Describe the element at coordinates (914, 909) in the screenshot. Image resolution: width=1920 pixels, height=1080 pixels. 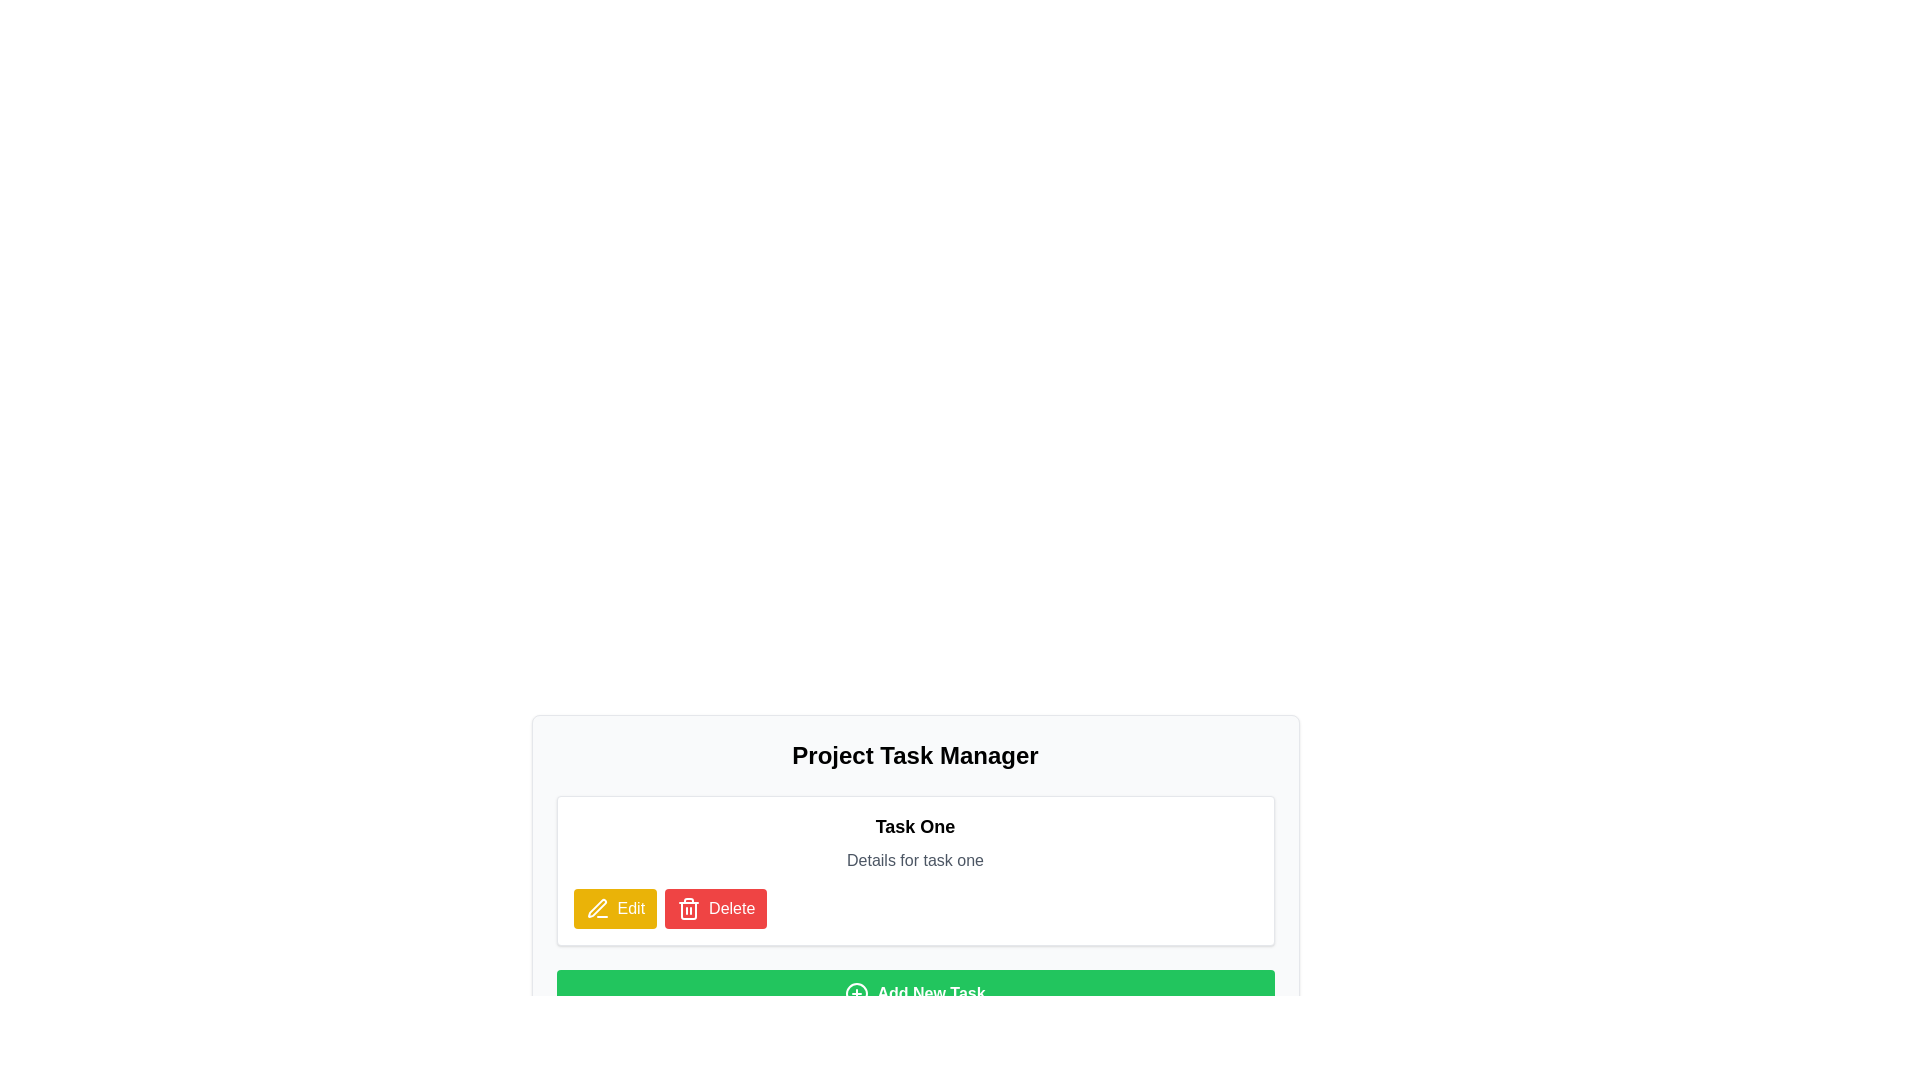
I see `the buttons in the Horizontal button group located beneath 'Details for task one' in the task management application` at that location.